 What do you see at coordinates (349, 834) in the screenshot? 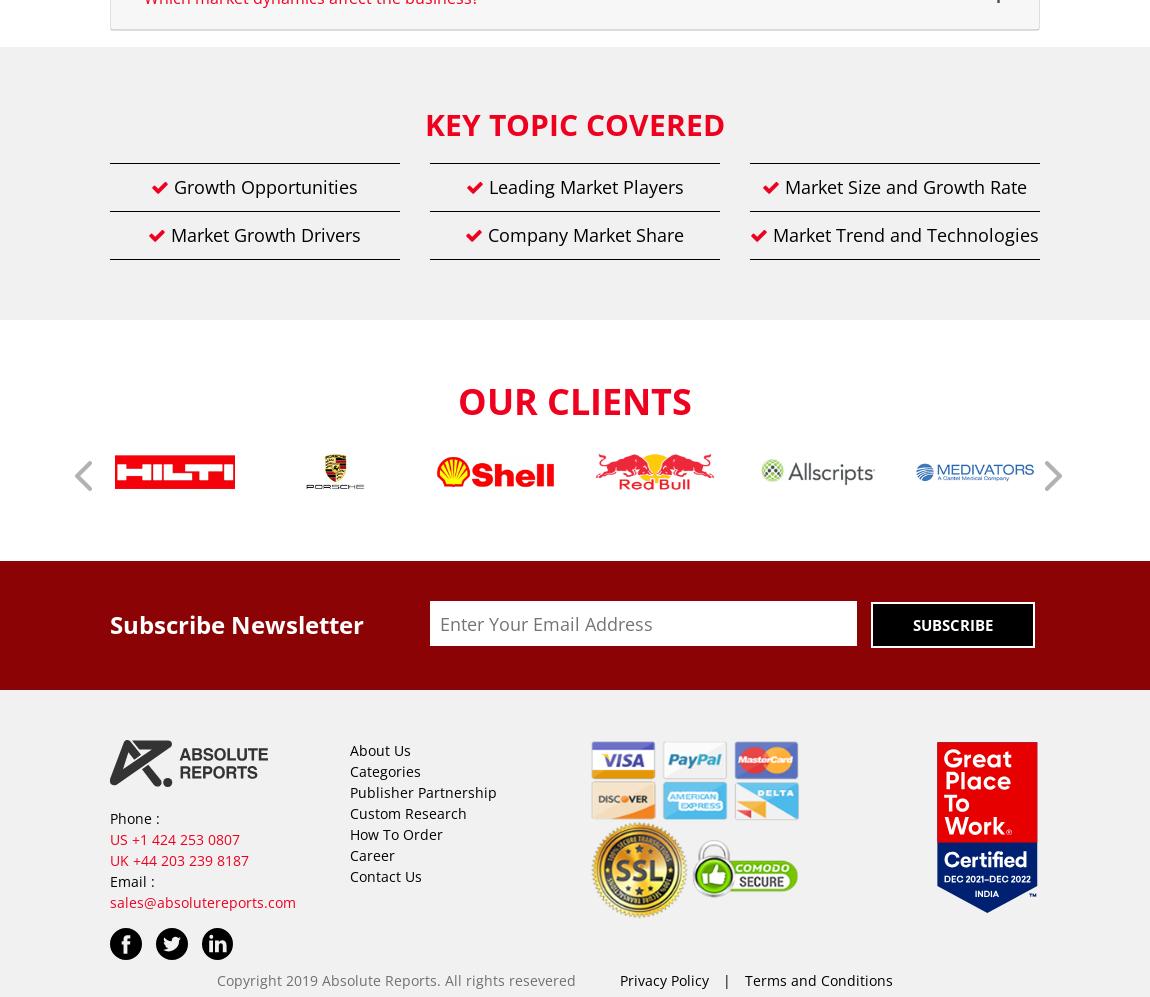
I see `'How To Order'` at bounding box center [349, 834].